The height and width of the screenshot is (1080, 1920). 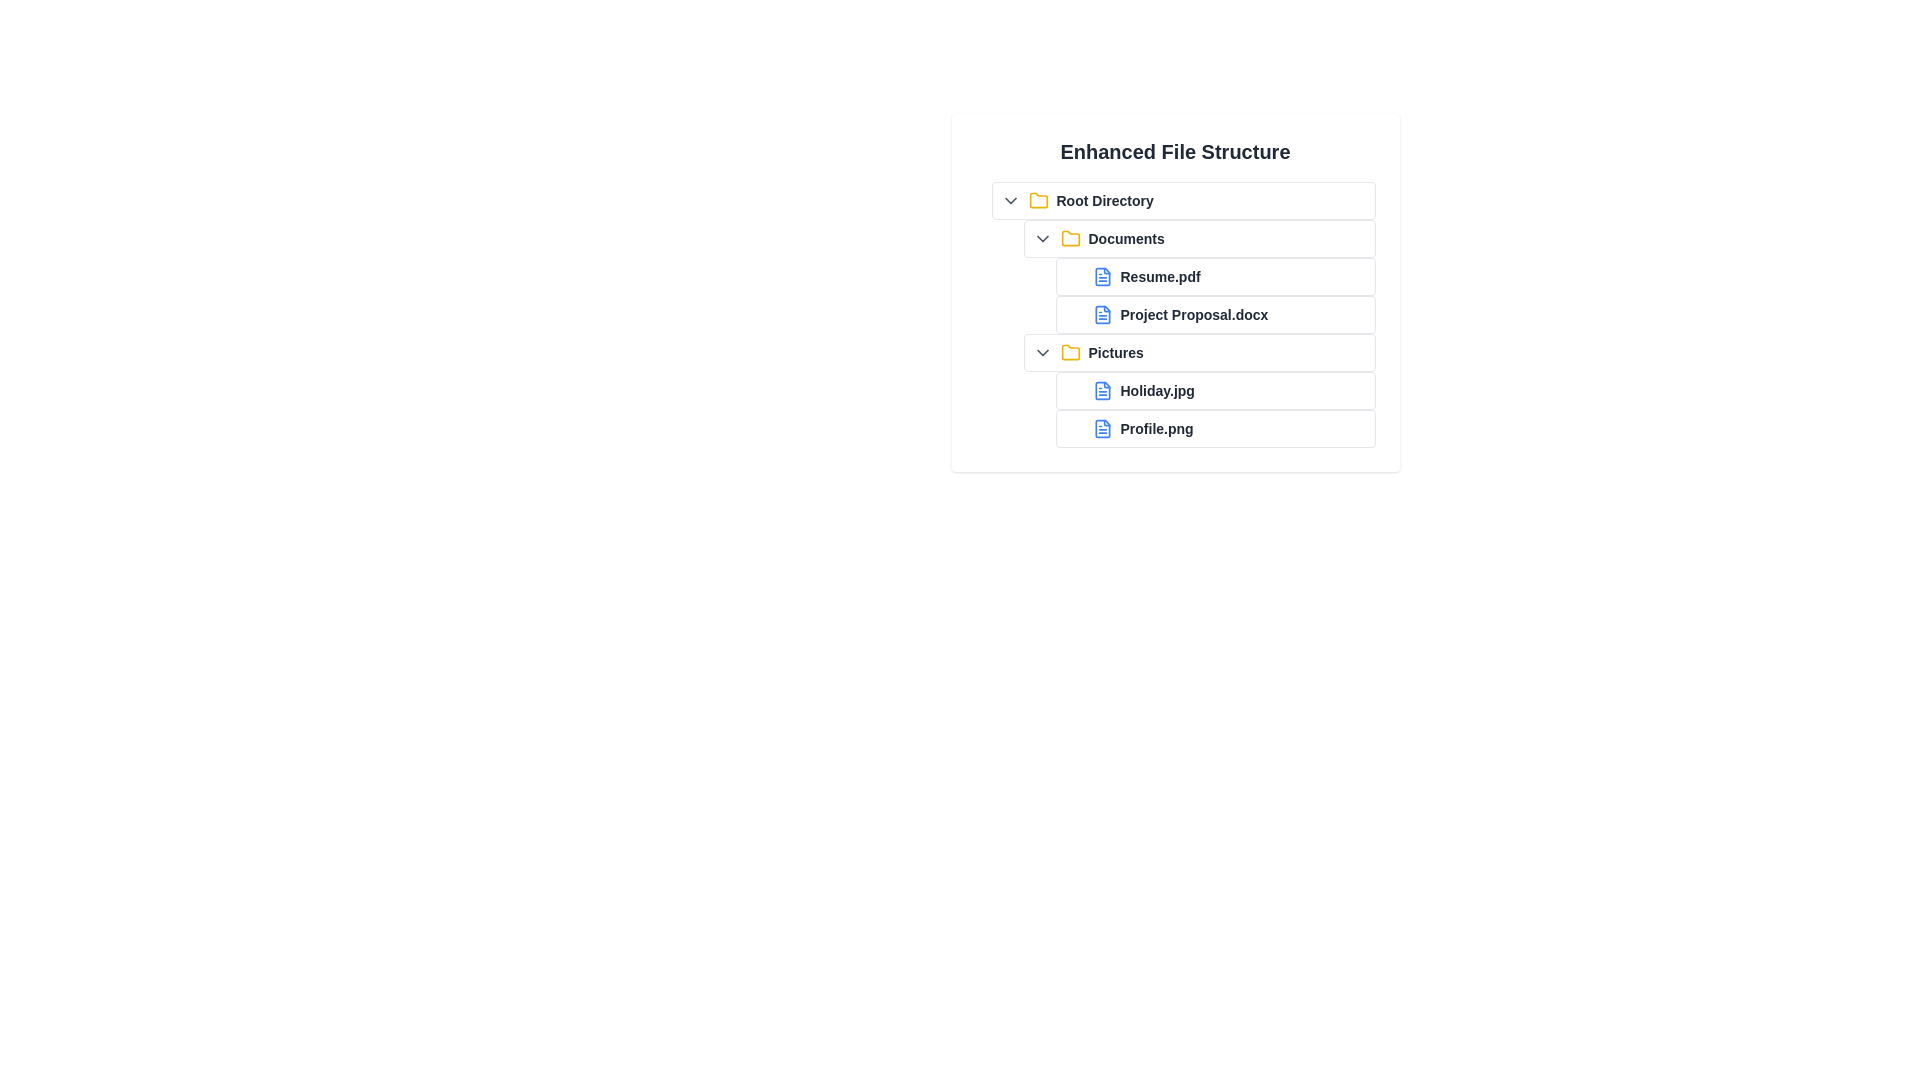 What do you see at coordinates (1175, 150) in the screenshot?
I see `the label displaying 'Enhanced File Structure', which is a bold, large black font text located at the top-center of a card-like structure` at bounding box center [1175, 150].